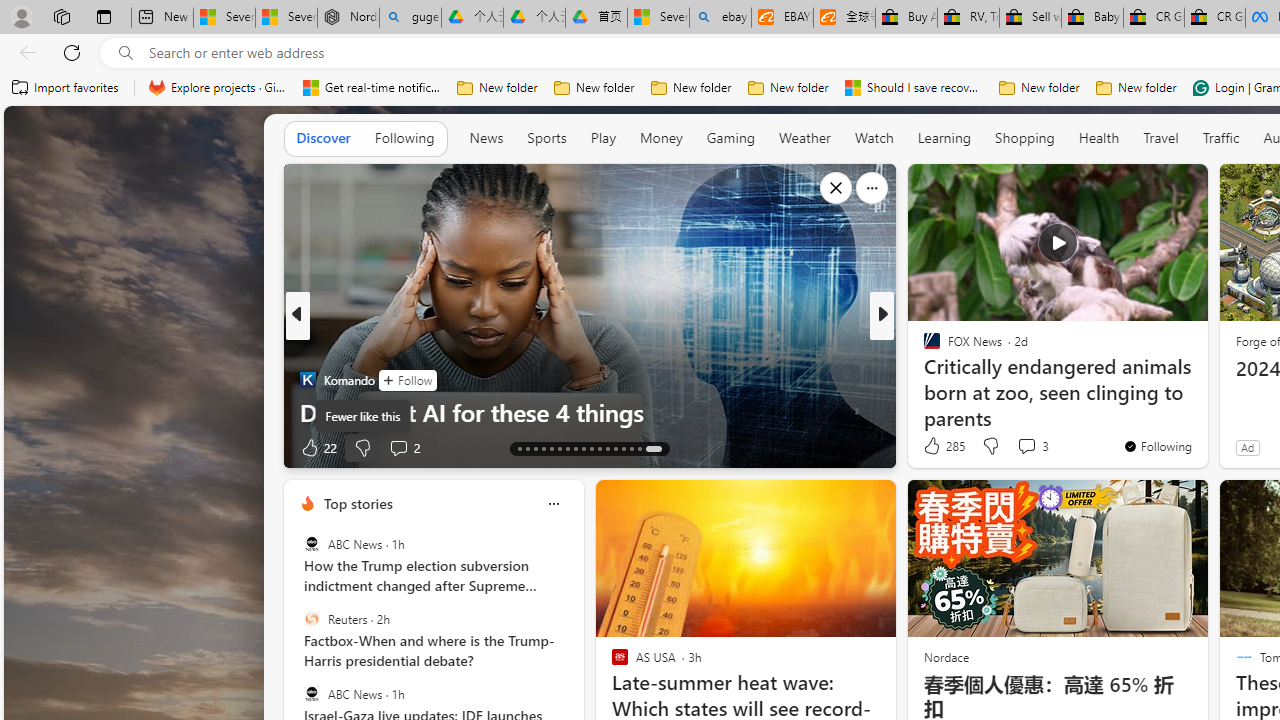 The height and width of the screenshot is (720, 1280). What do you see at coordinates (1220, 137) in the screenshot?
I see `'Traffic'` at bounding box center [1220, 137].